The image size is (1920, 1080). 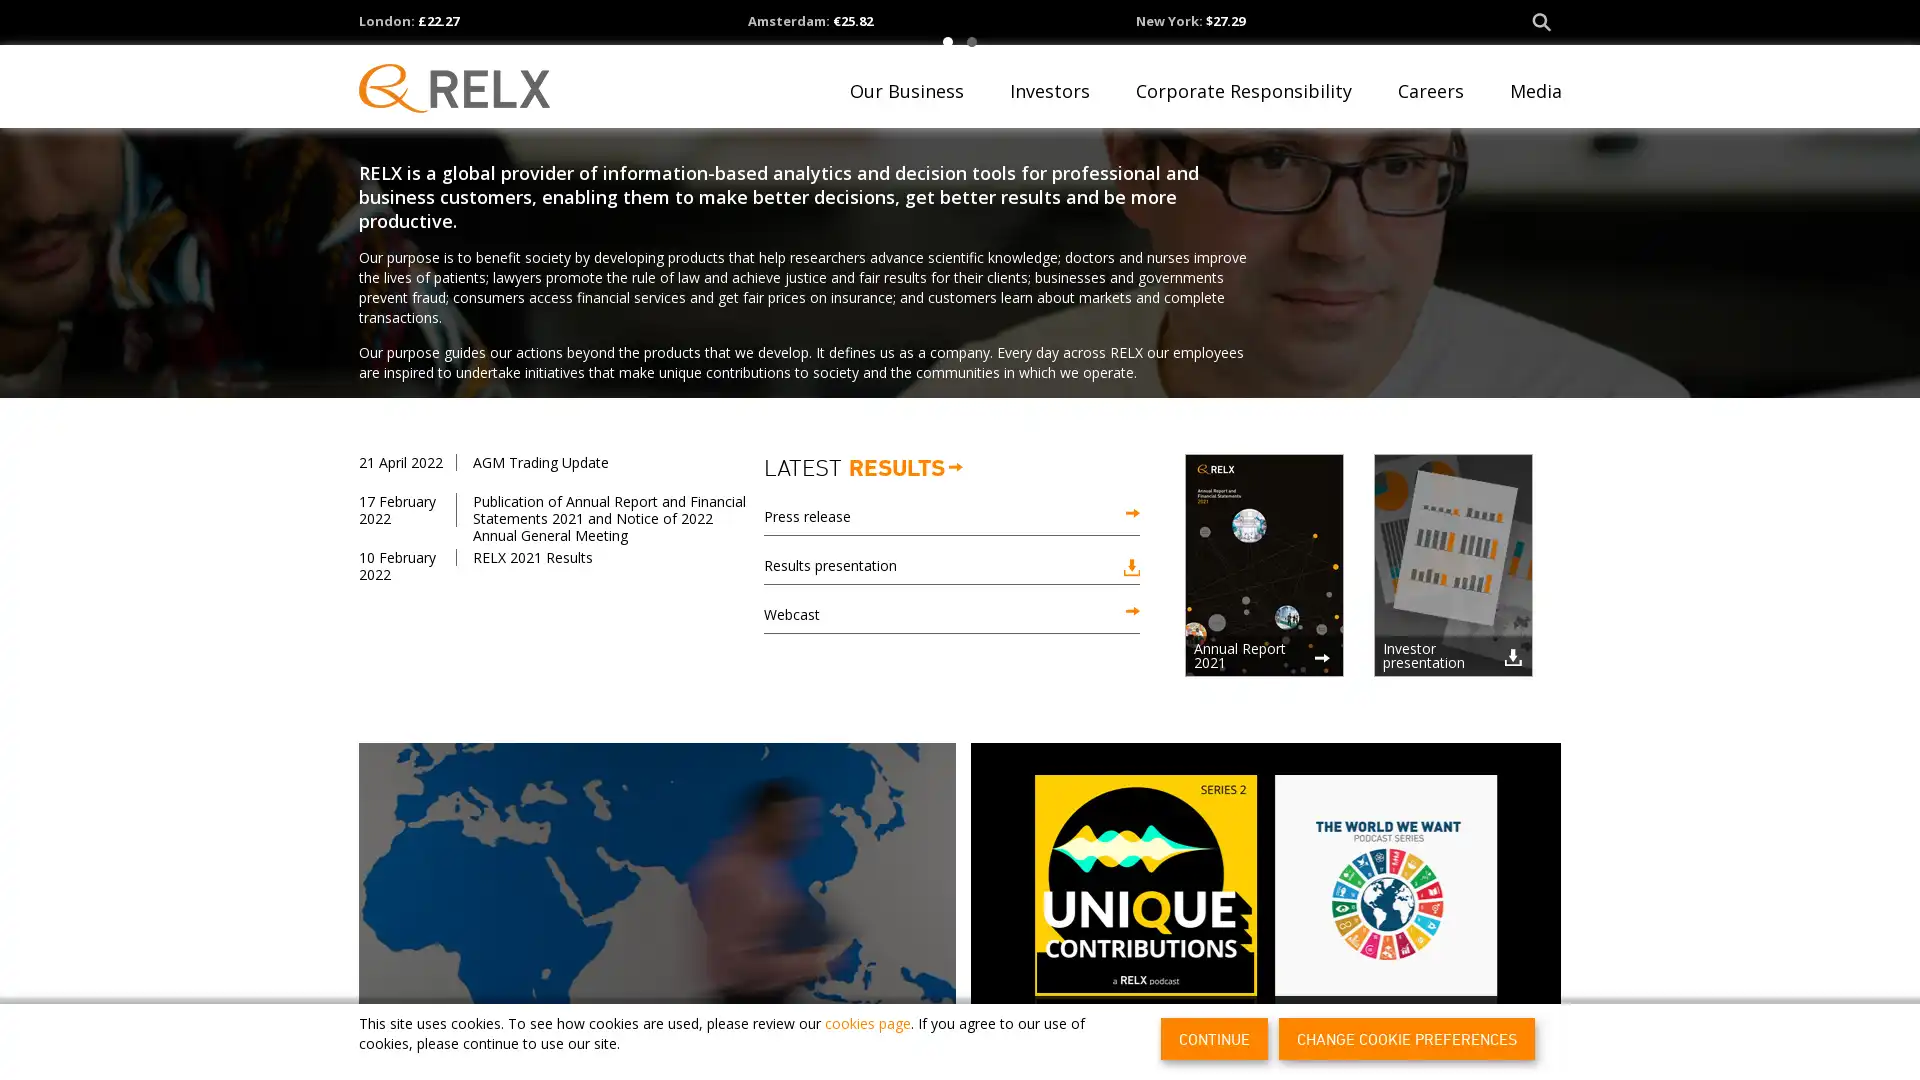 What do you see at coordinates (1418, 1037) in the screenshot?
I see `CHANGE COOKIE PREFERENCES` at bounding box center [1418, 1037].